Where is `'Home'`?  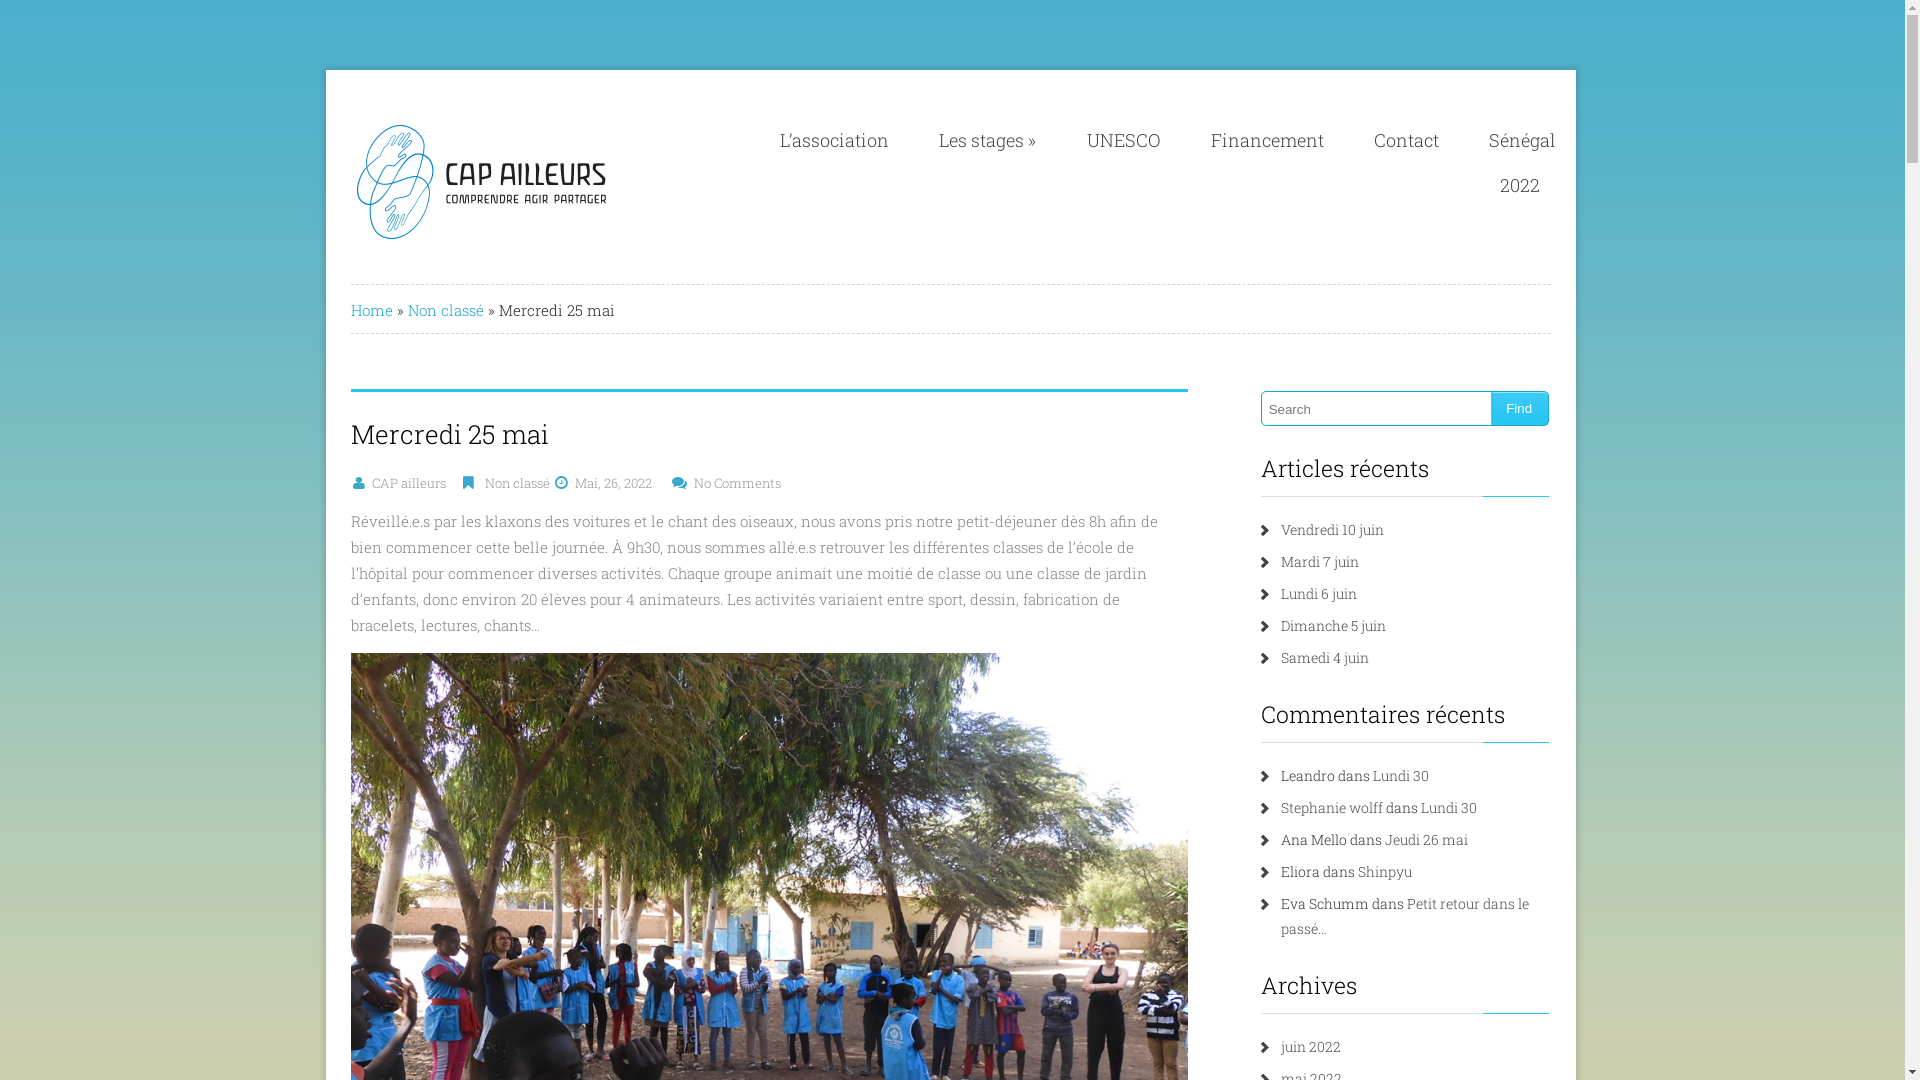
'Home' is located at coordinates (371, 309).